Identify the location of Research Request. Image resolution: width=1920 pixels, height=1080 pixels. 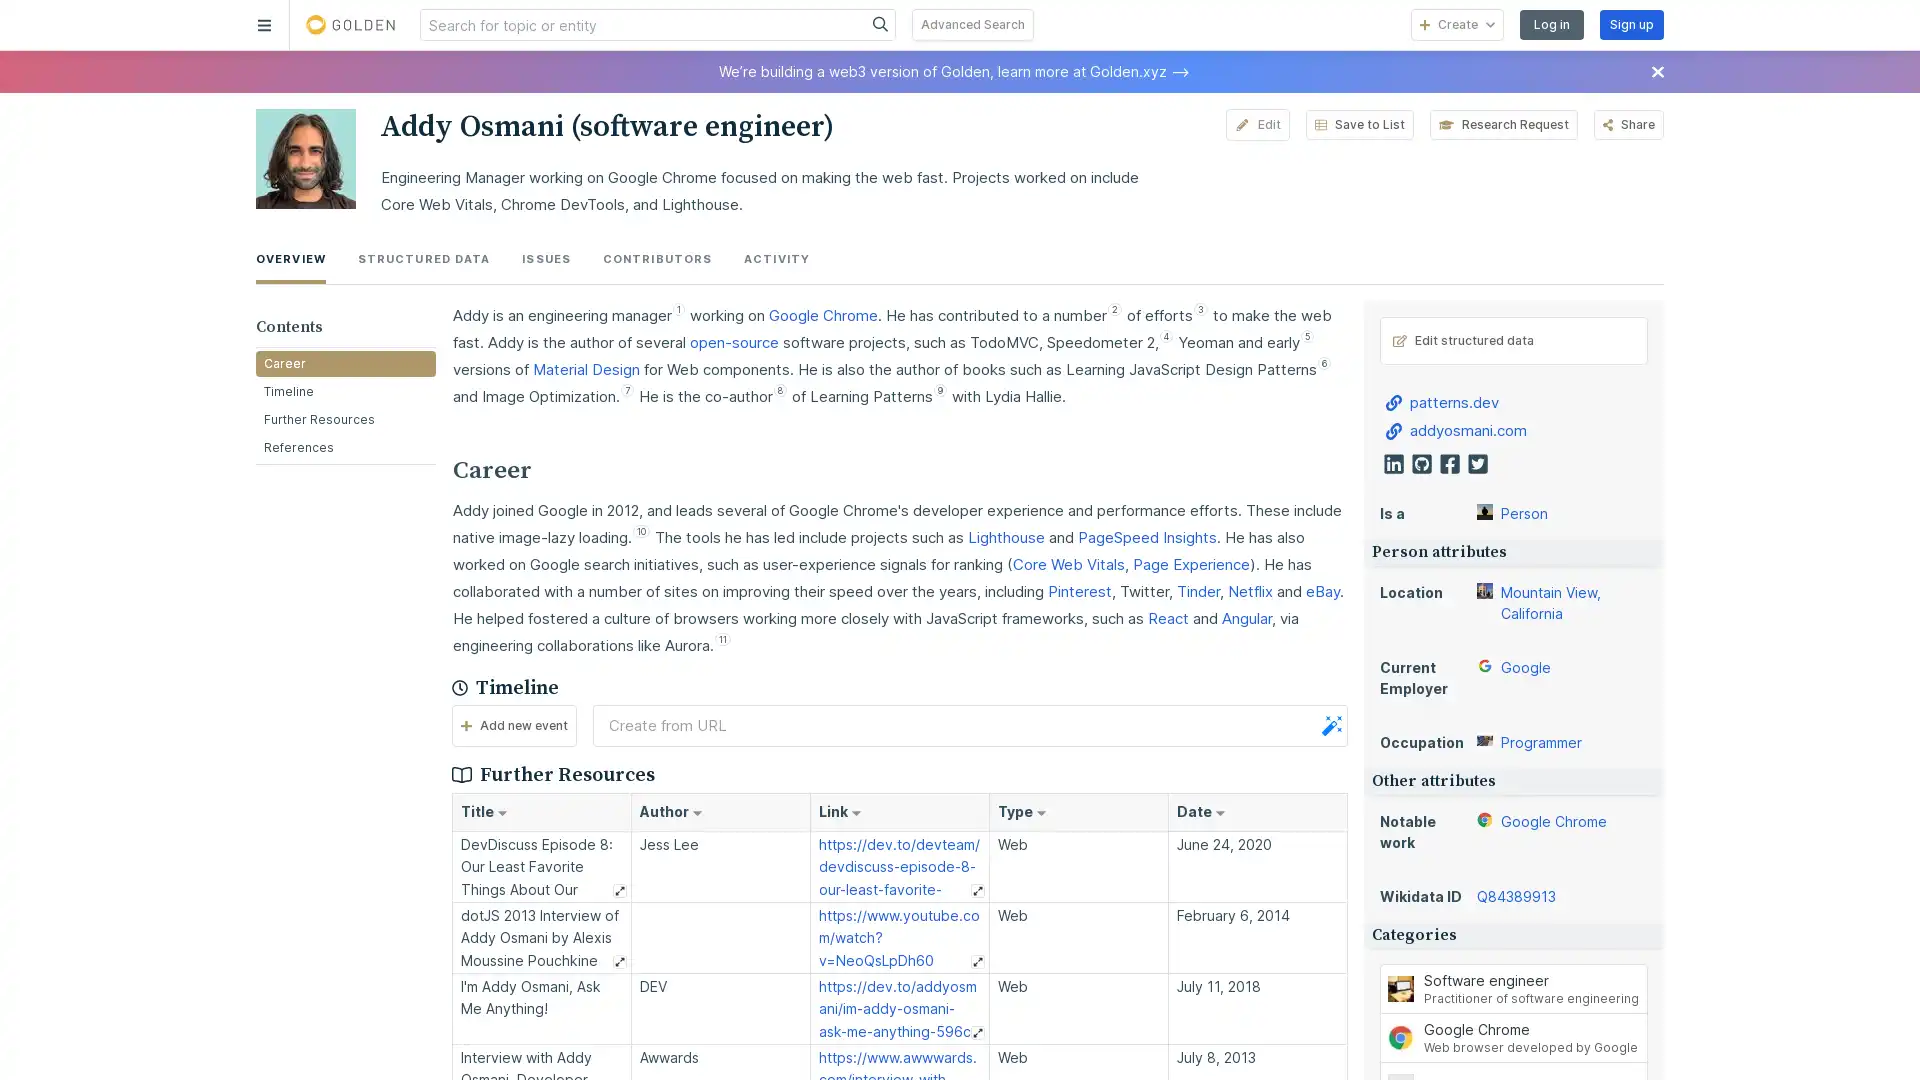
(1502, 124).